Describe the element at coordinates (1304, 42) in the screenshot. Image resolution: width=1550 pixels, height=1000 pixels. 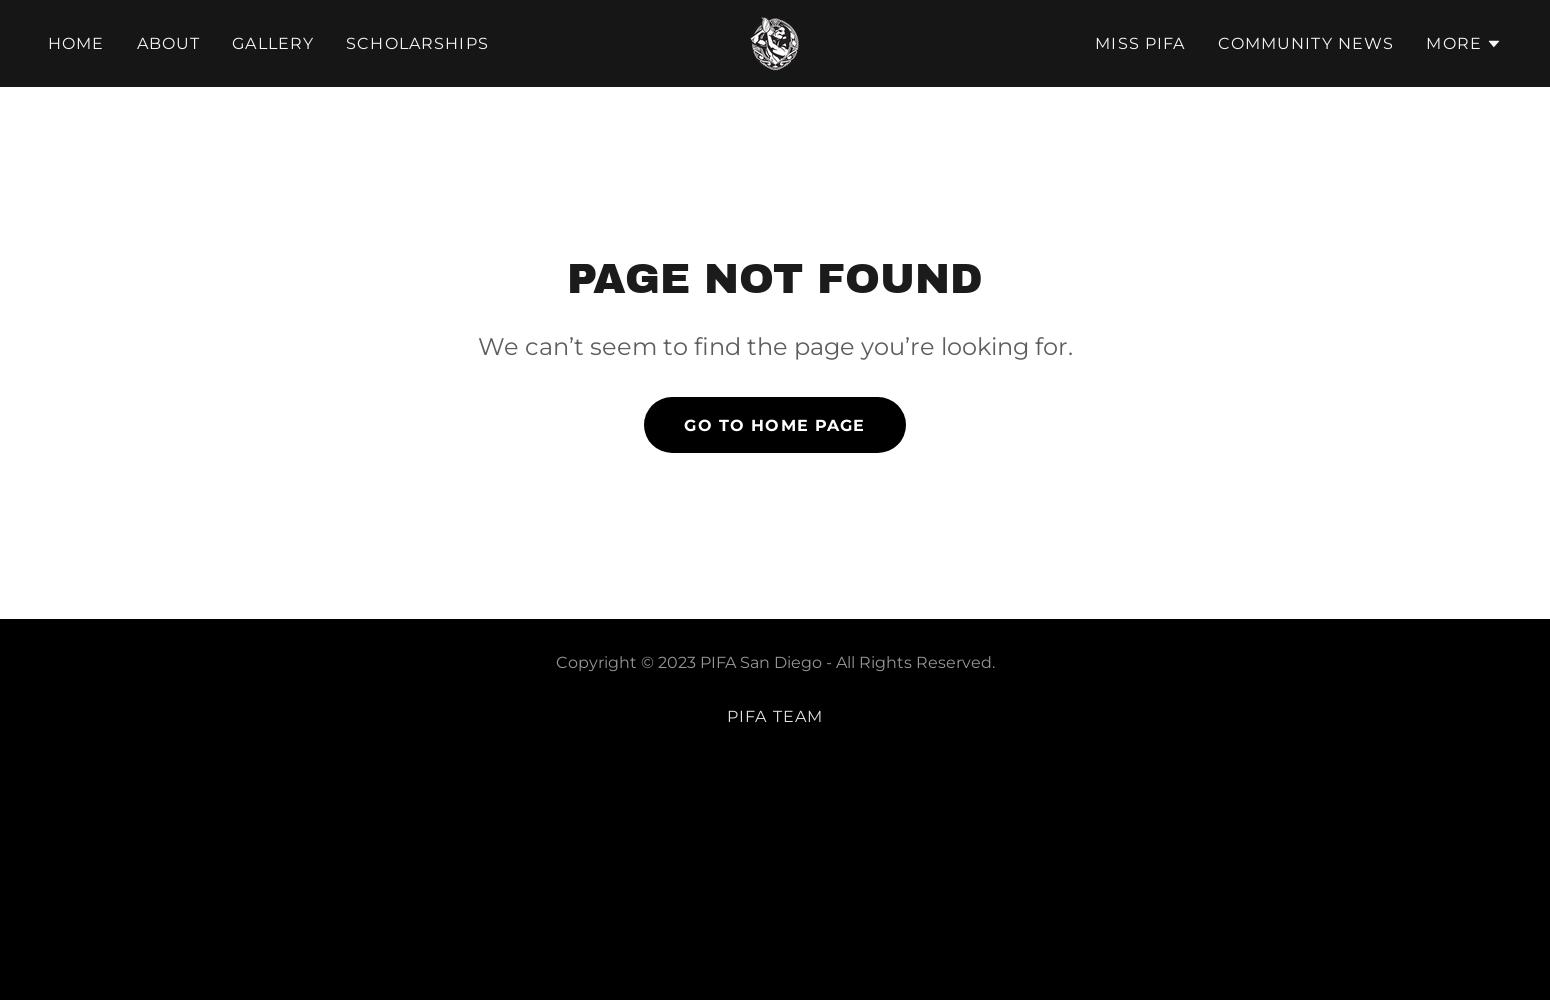
I see `'Community News'` at that location.